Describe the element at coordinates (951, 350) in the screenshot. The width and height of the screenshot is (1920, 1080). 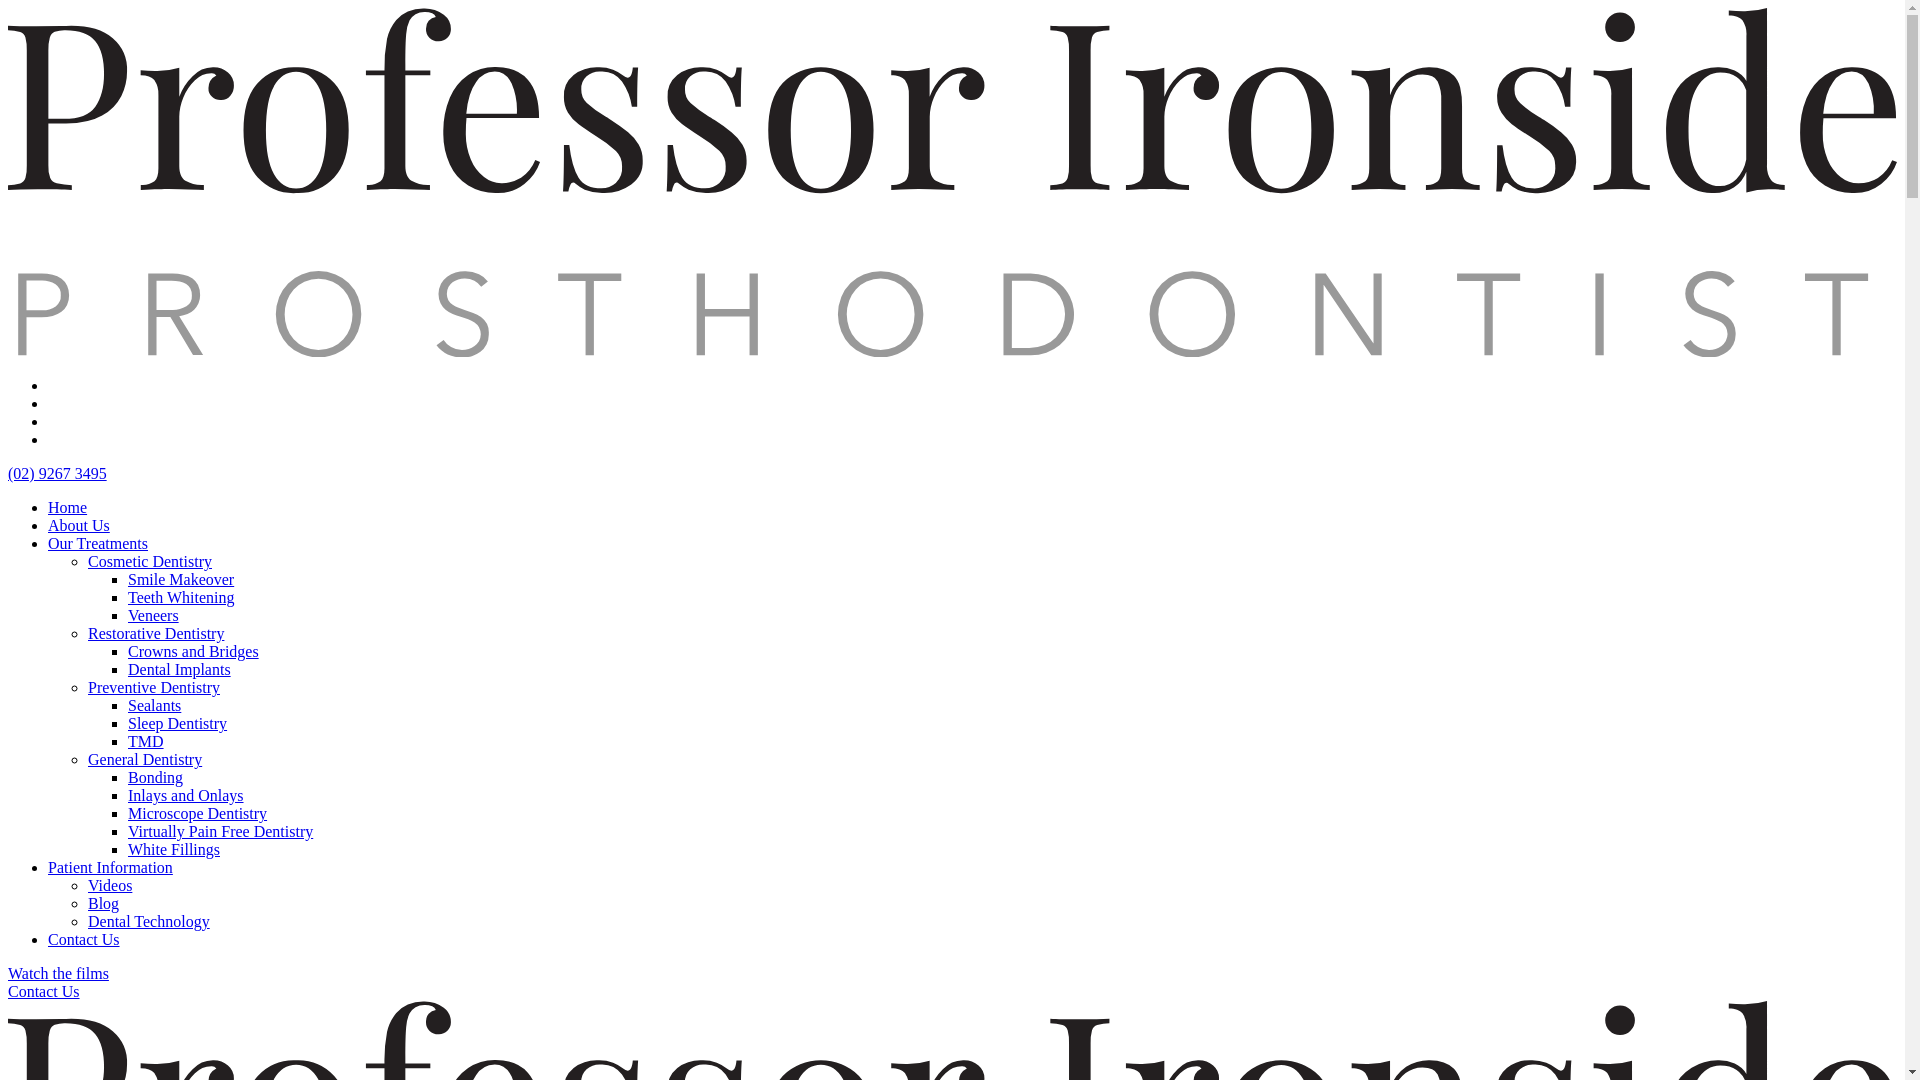
I see `'Logo'` at that location.